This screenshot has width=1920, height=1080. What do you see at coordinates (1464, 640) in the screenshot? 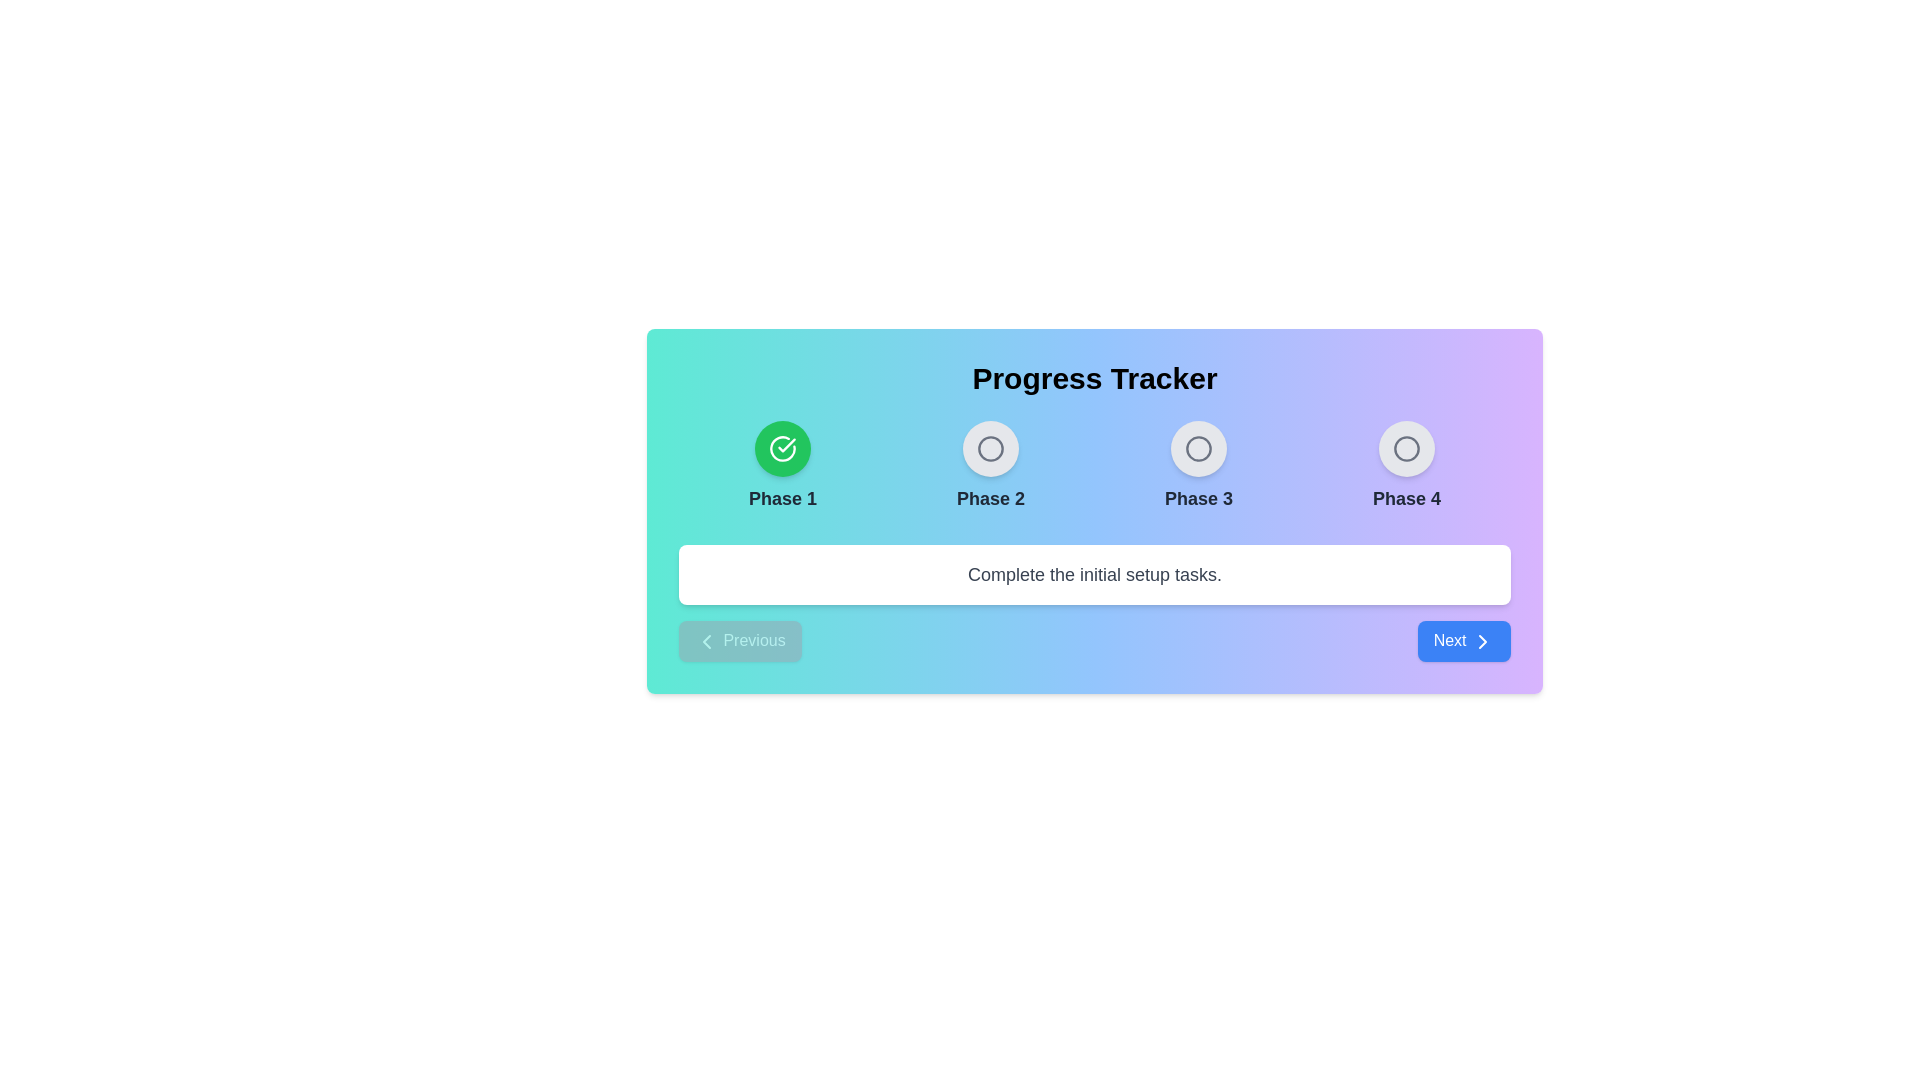
I see `the 'Next' button to navigate to the next phase` at bounding box center [1464, 640].